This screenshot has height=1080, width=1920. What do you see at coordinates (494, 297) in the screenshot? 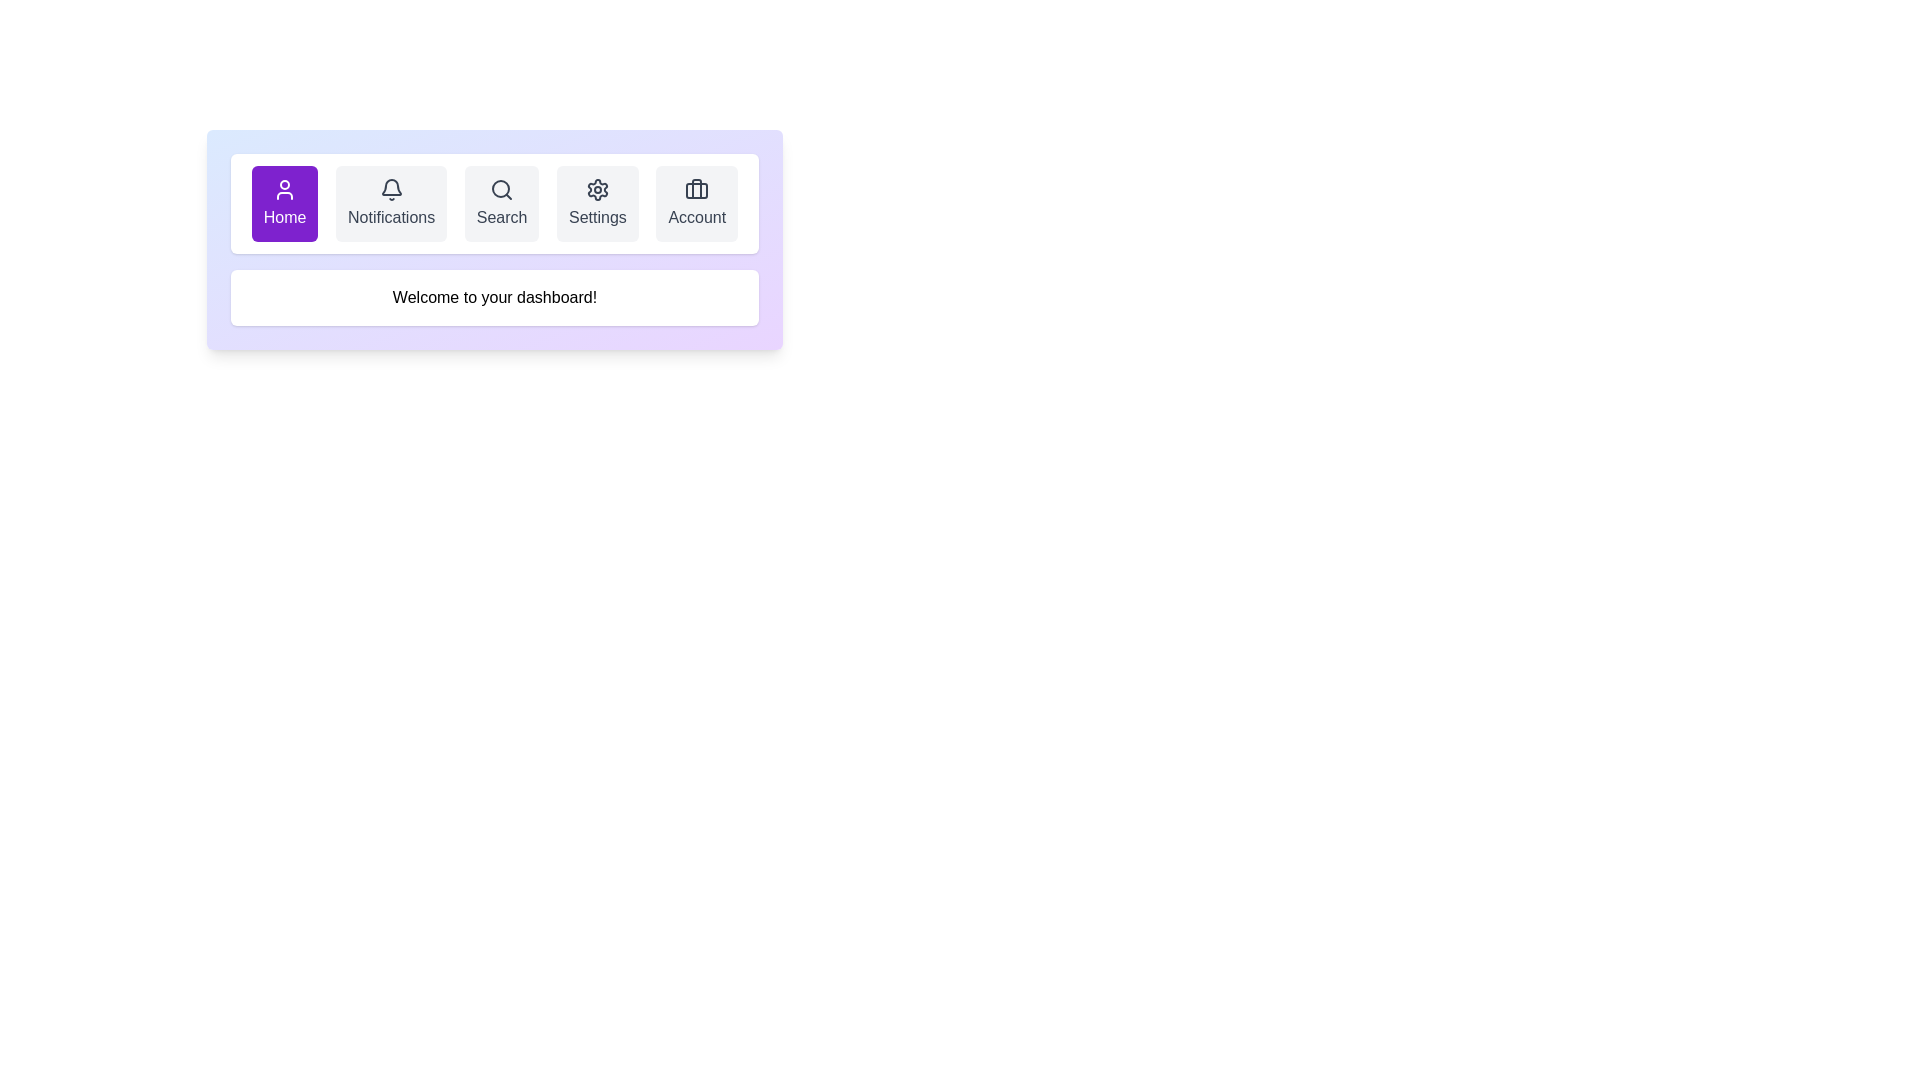
I see `the text display box that contains the text 'Welcome to your dashboard!' which is centered beneath the navigation bar` at bounding box center [494, 297].